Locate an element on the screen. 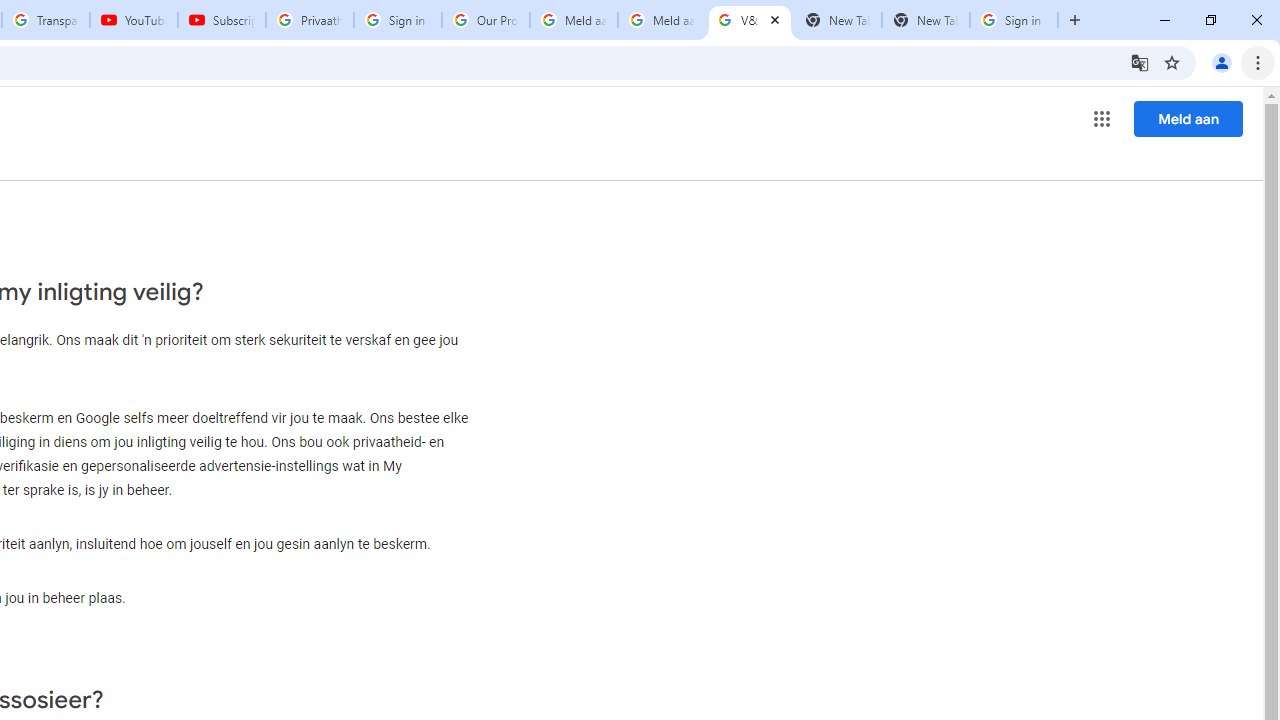  'Translate this page' is located at coordinates (1139, 61).